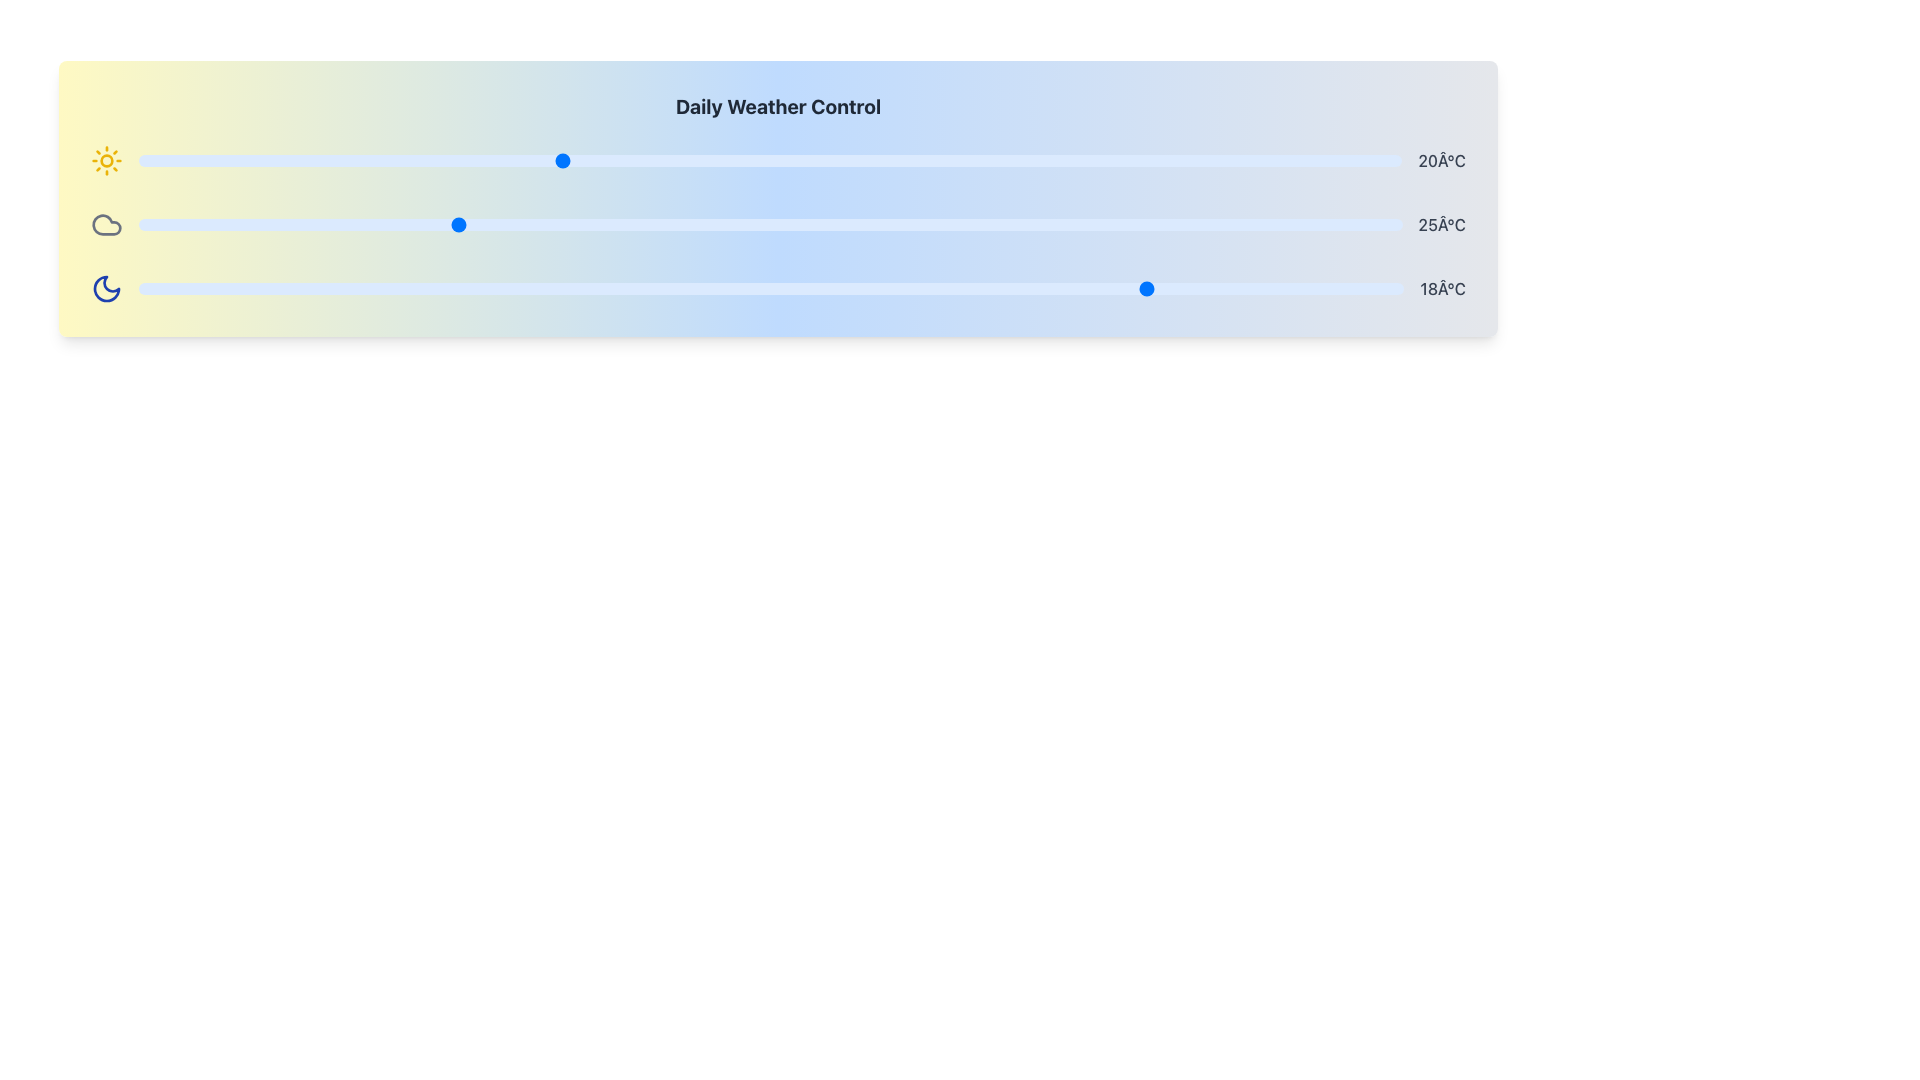 Image resolution: width=1920 pixels, height=1080 pixels. I want to click on the slider value, so click(1085, 224).